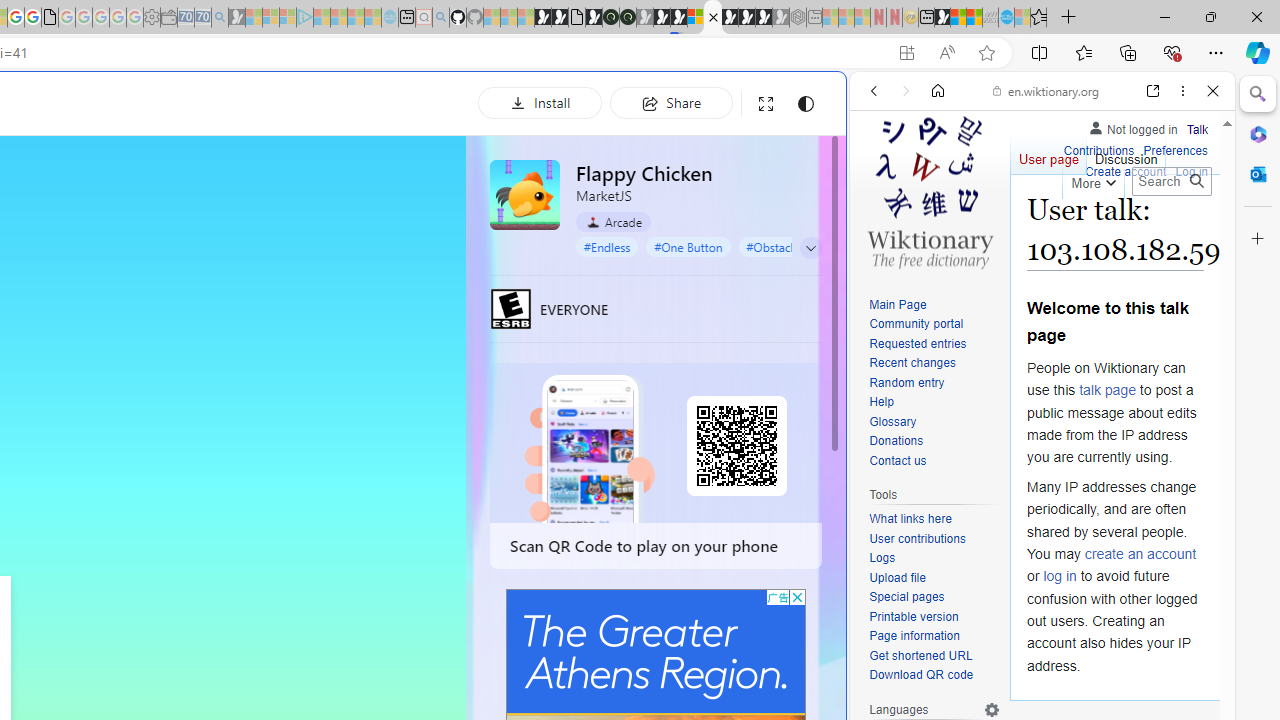  What do you see at coordinates (992, 708) in the screenshot?
I see `'Language settings'` at bounding box center [992, 708].